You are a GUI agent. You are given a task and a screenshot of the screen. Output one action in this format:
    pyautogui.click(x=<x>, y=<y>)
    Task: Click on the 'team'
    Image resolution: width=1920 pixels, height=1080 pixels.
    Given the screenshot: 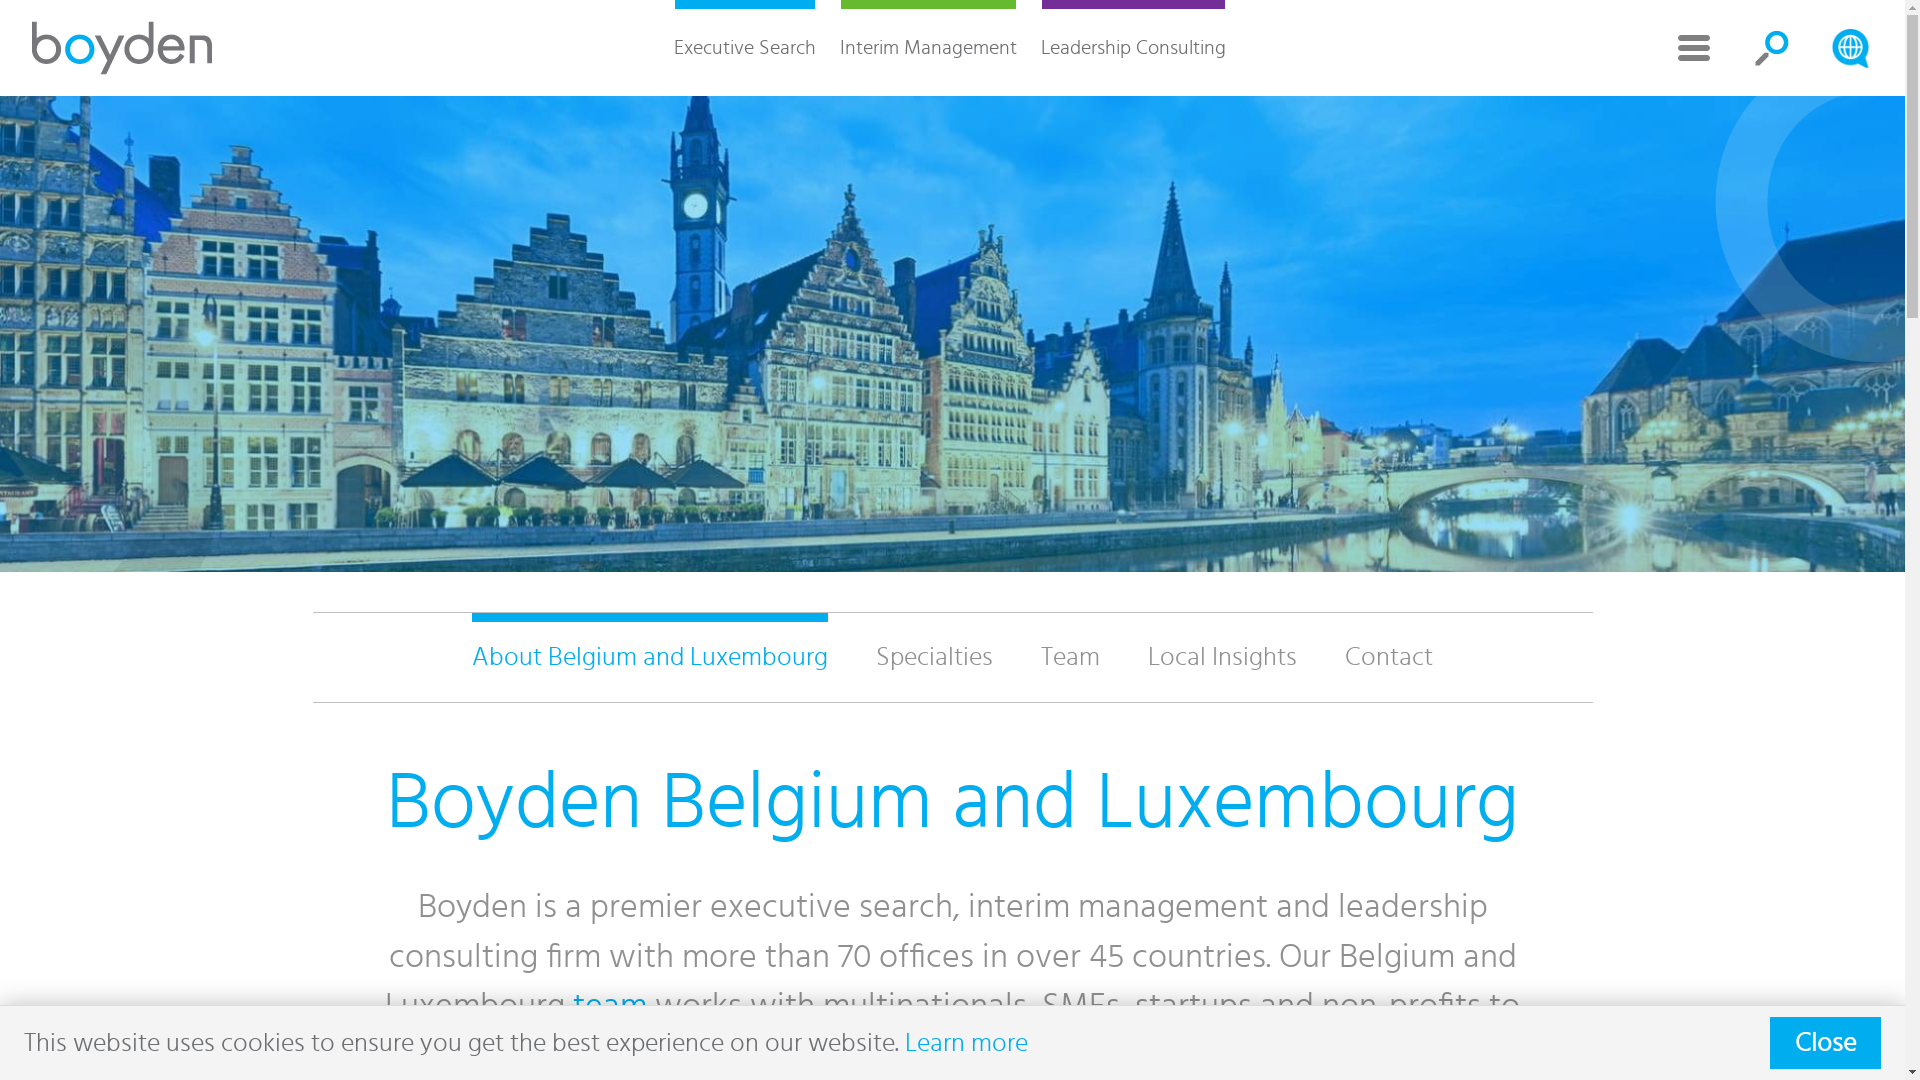 What is the action you would take?
    pyautogui.click(x=608, y=1006)
    